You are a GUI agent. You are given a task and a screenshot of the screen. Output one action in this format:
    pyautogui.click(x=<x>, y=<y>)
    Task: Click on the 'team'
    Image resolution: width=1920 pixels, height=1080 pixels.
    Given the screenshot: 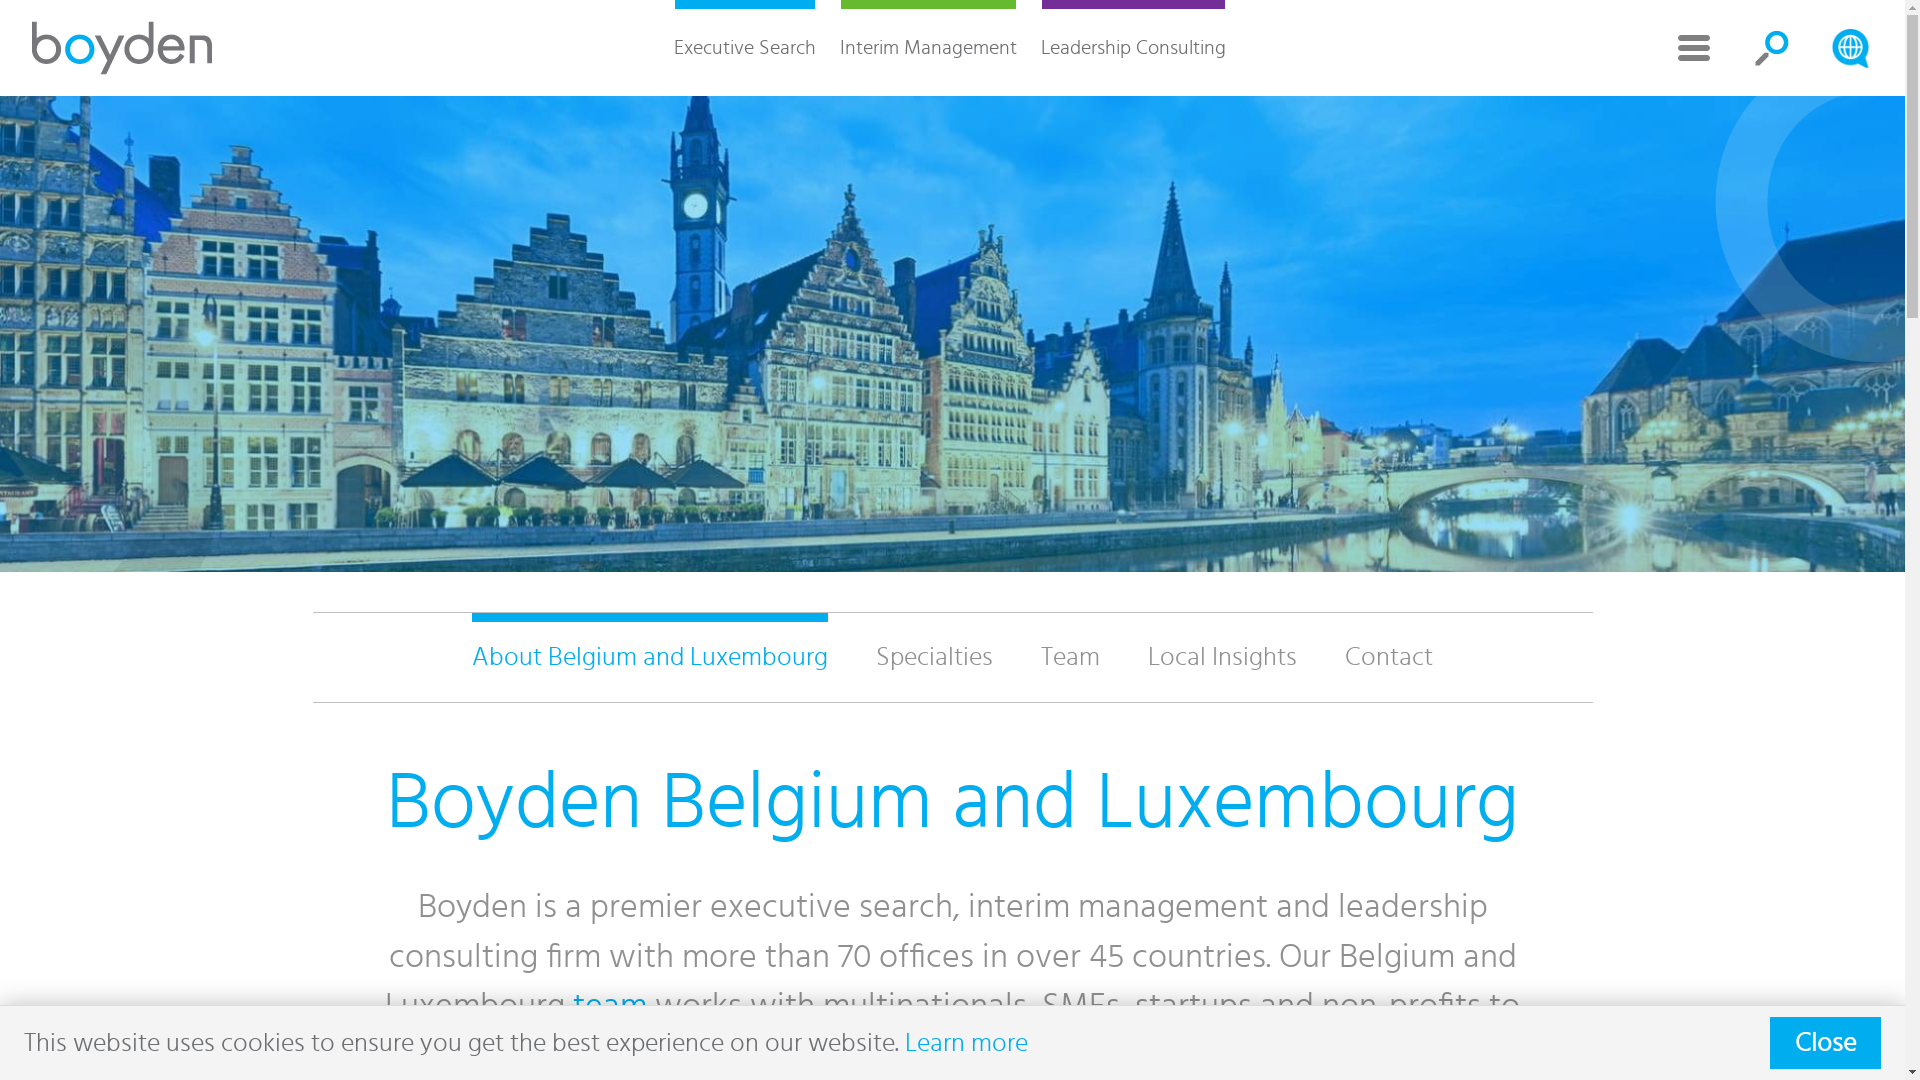 What is the action you would take?
    pyautogui.click(x=608, y=1006)
    